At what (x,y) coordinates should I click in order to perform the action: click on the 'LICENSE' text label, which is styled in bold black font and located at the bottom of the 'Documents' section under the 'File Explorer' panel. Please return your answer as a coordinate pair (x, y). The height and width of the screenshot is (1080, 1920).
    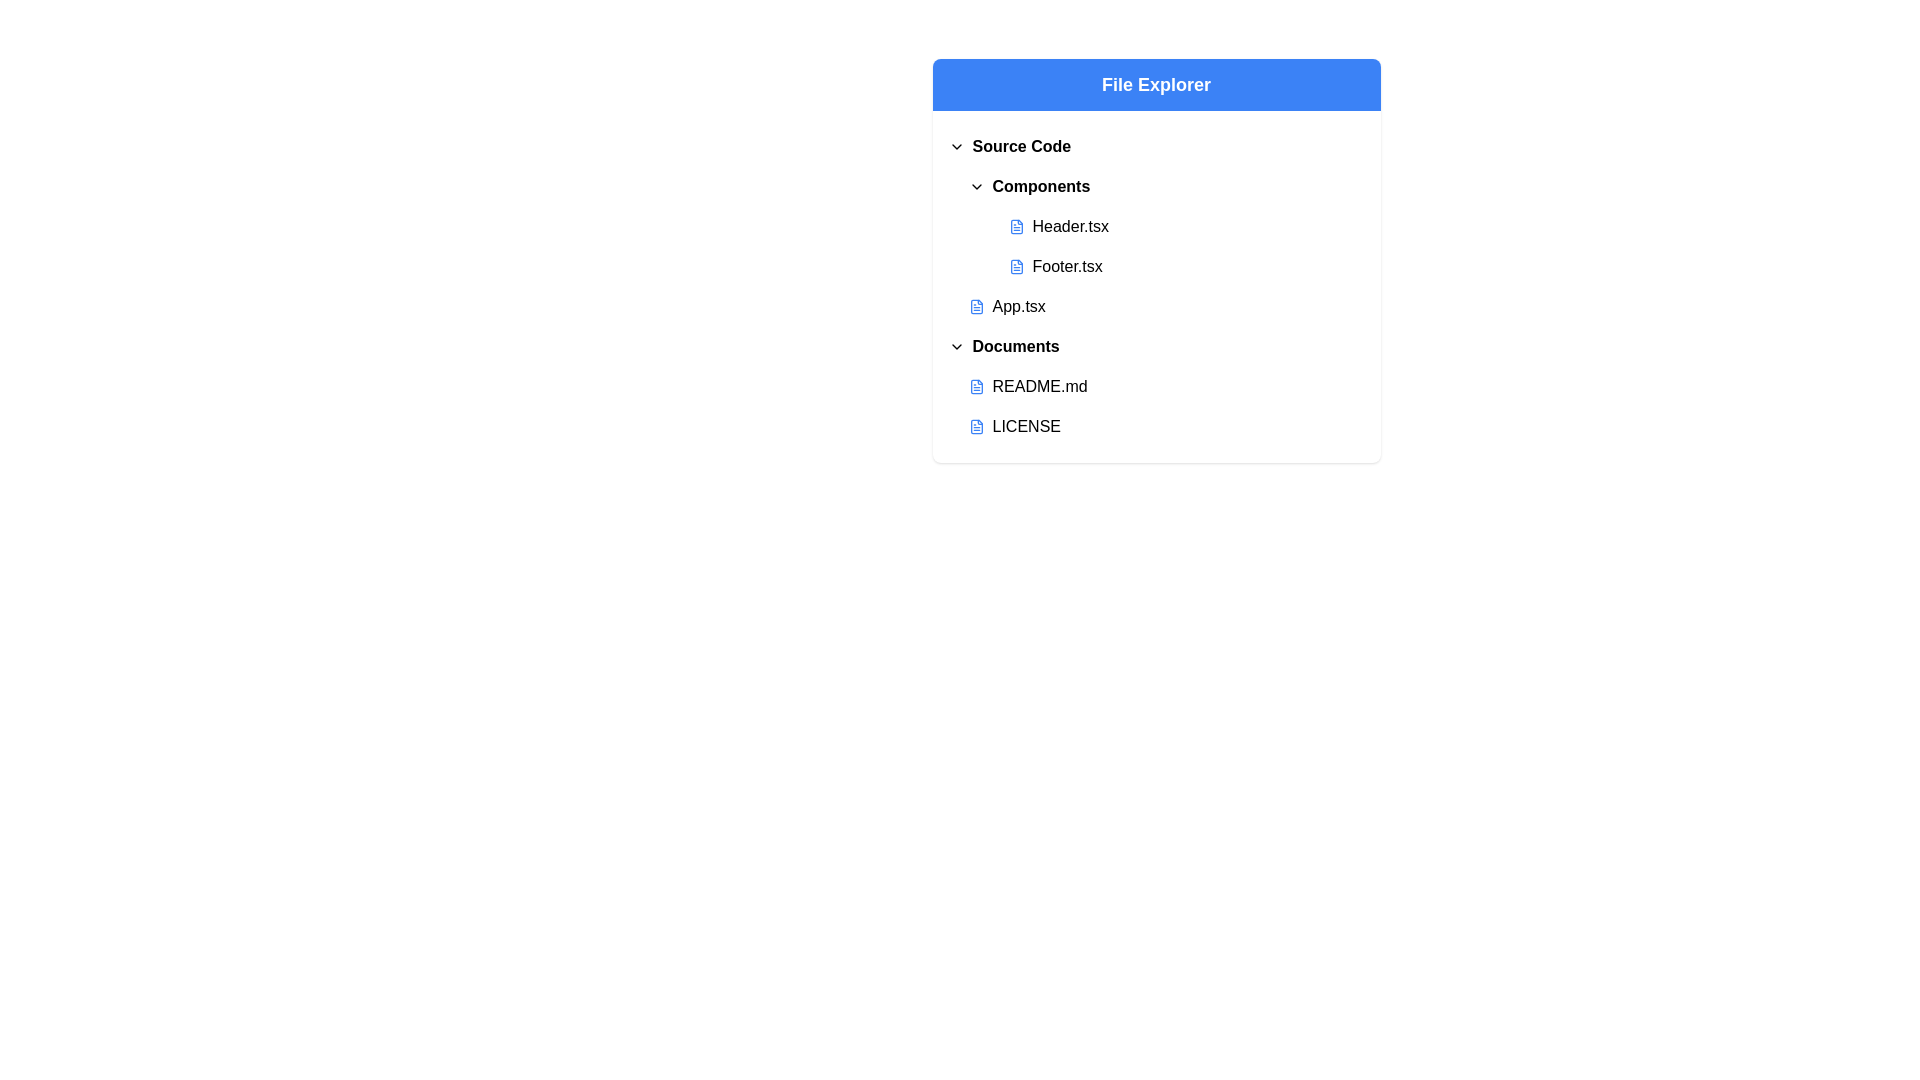
    Looking at the image, I should click on (1026, 426).